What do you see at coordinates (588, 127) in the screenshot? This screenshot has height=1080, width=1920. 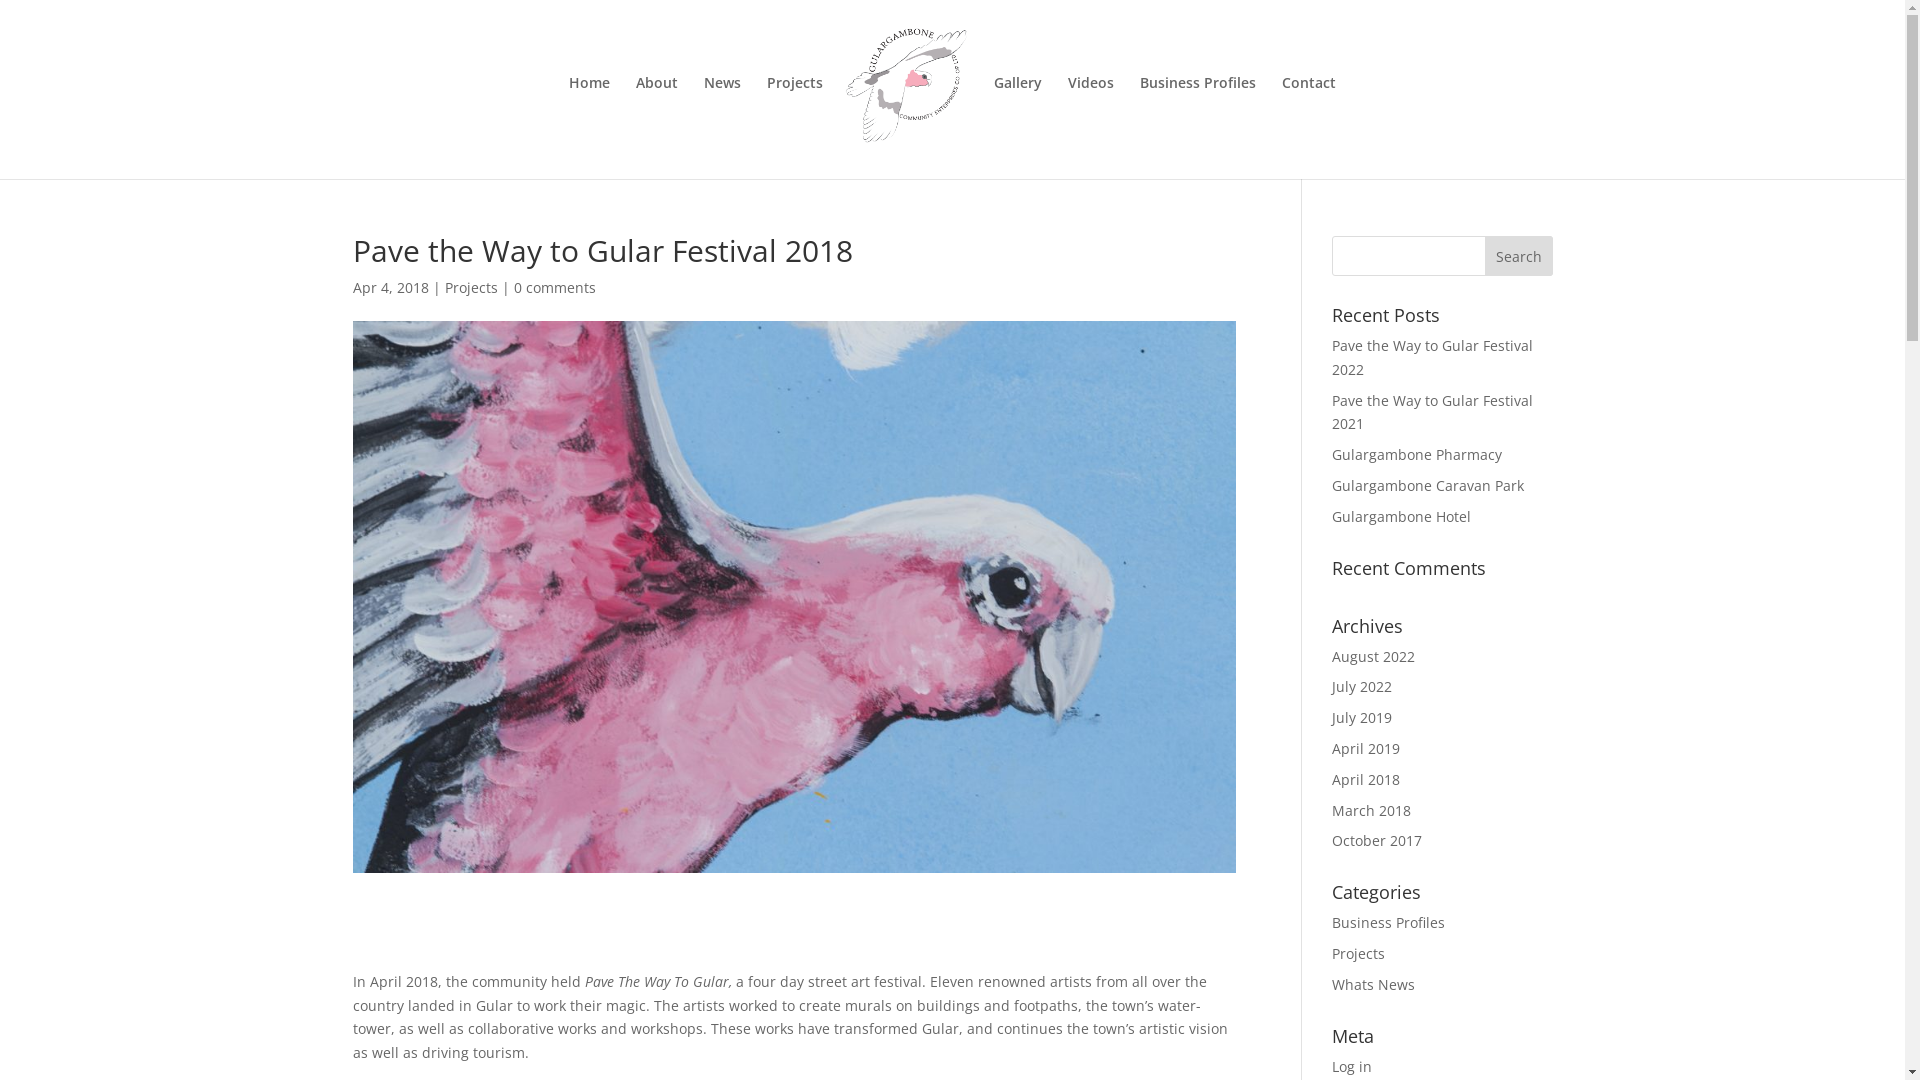 I see `'Home'` at bounding box center [588, 127].